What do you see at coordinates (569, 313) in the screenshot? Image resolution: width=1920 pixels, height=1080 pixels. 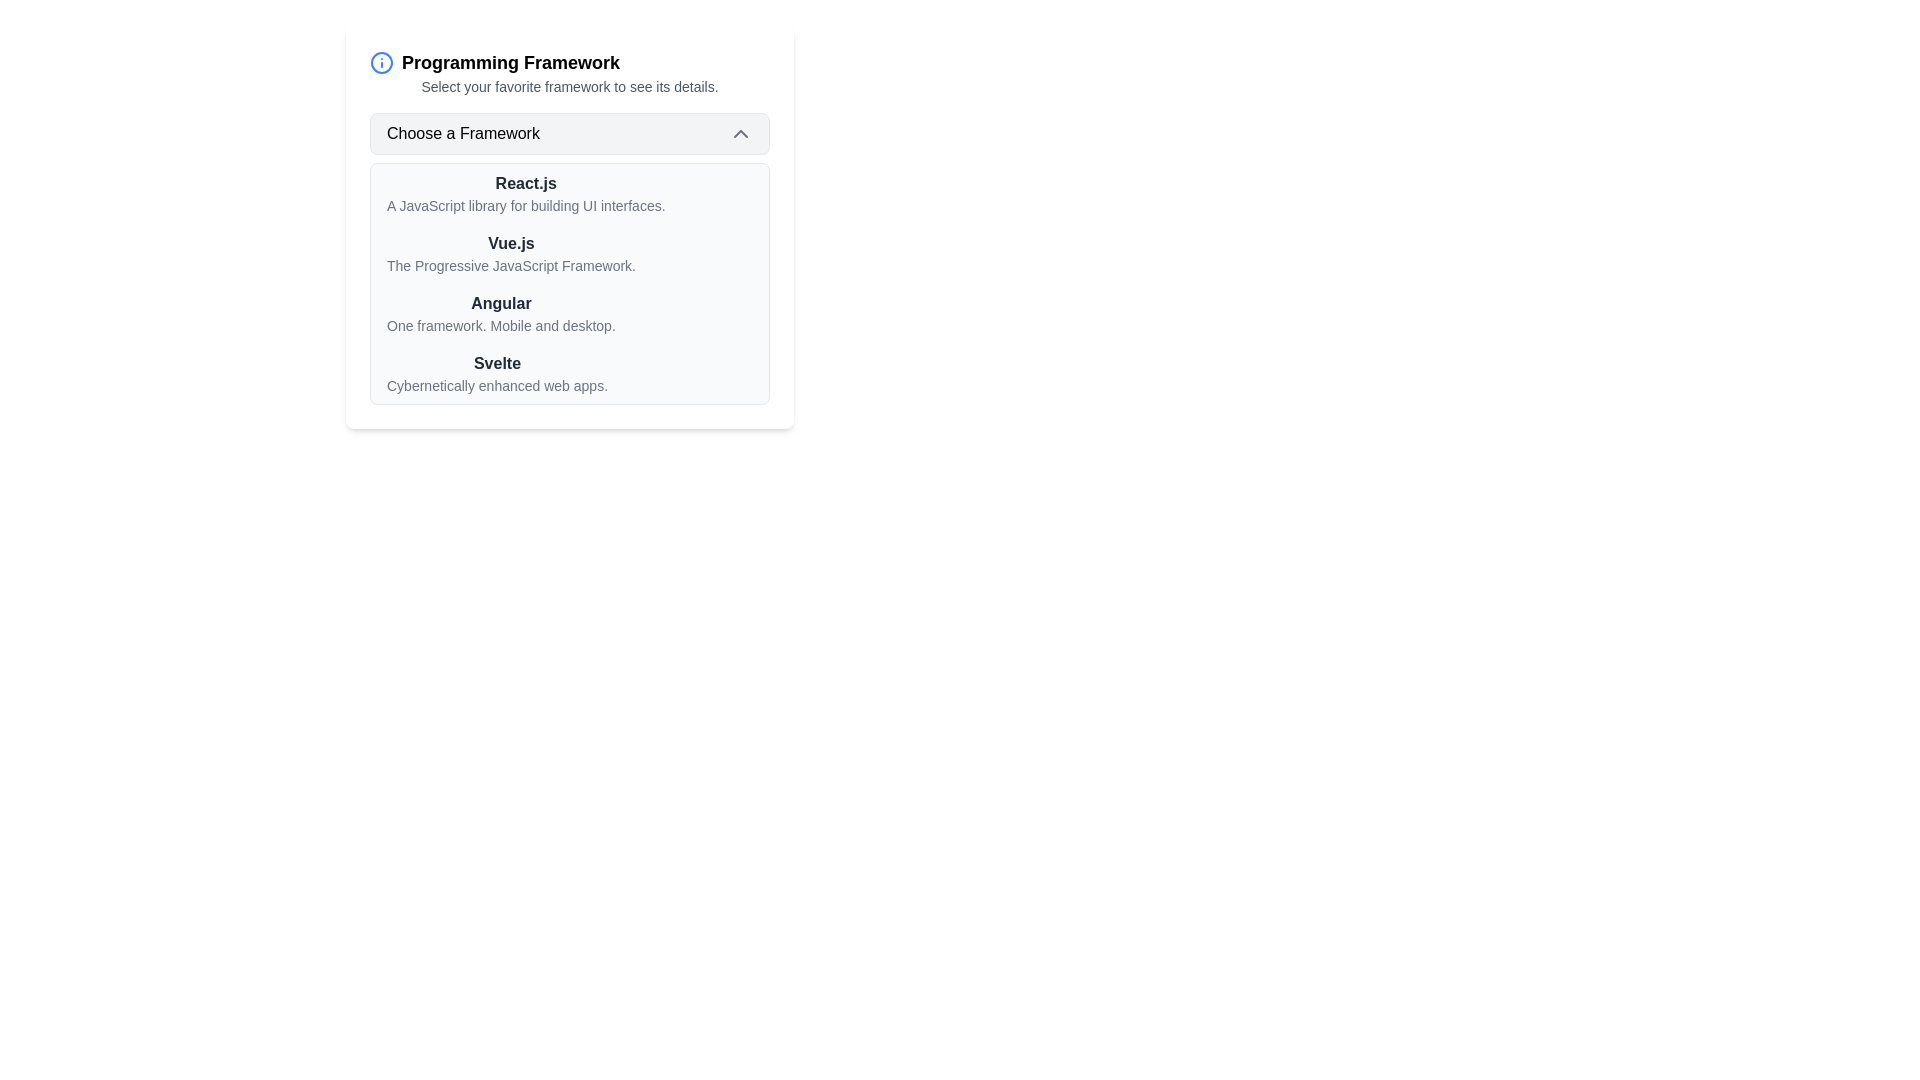 I see `the third list item in the selection menu titled 'Angular', which features a description 'One framework. Mobile and desktop.'` at bounding box center [569, 313].